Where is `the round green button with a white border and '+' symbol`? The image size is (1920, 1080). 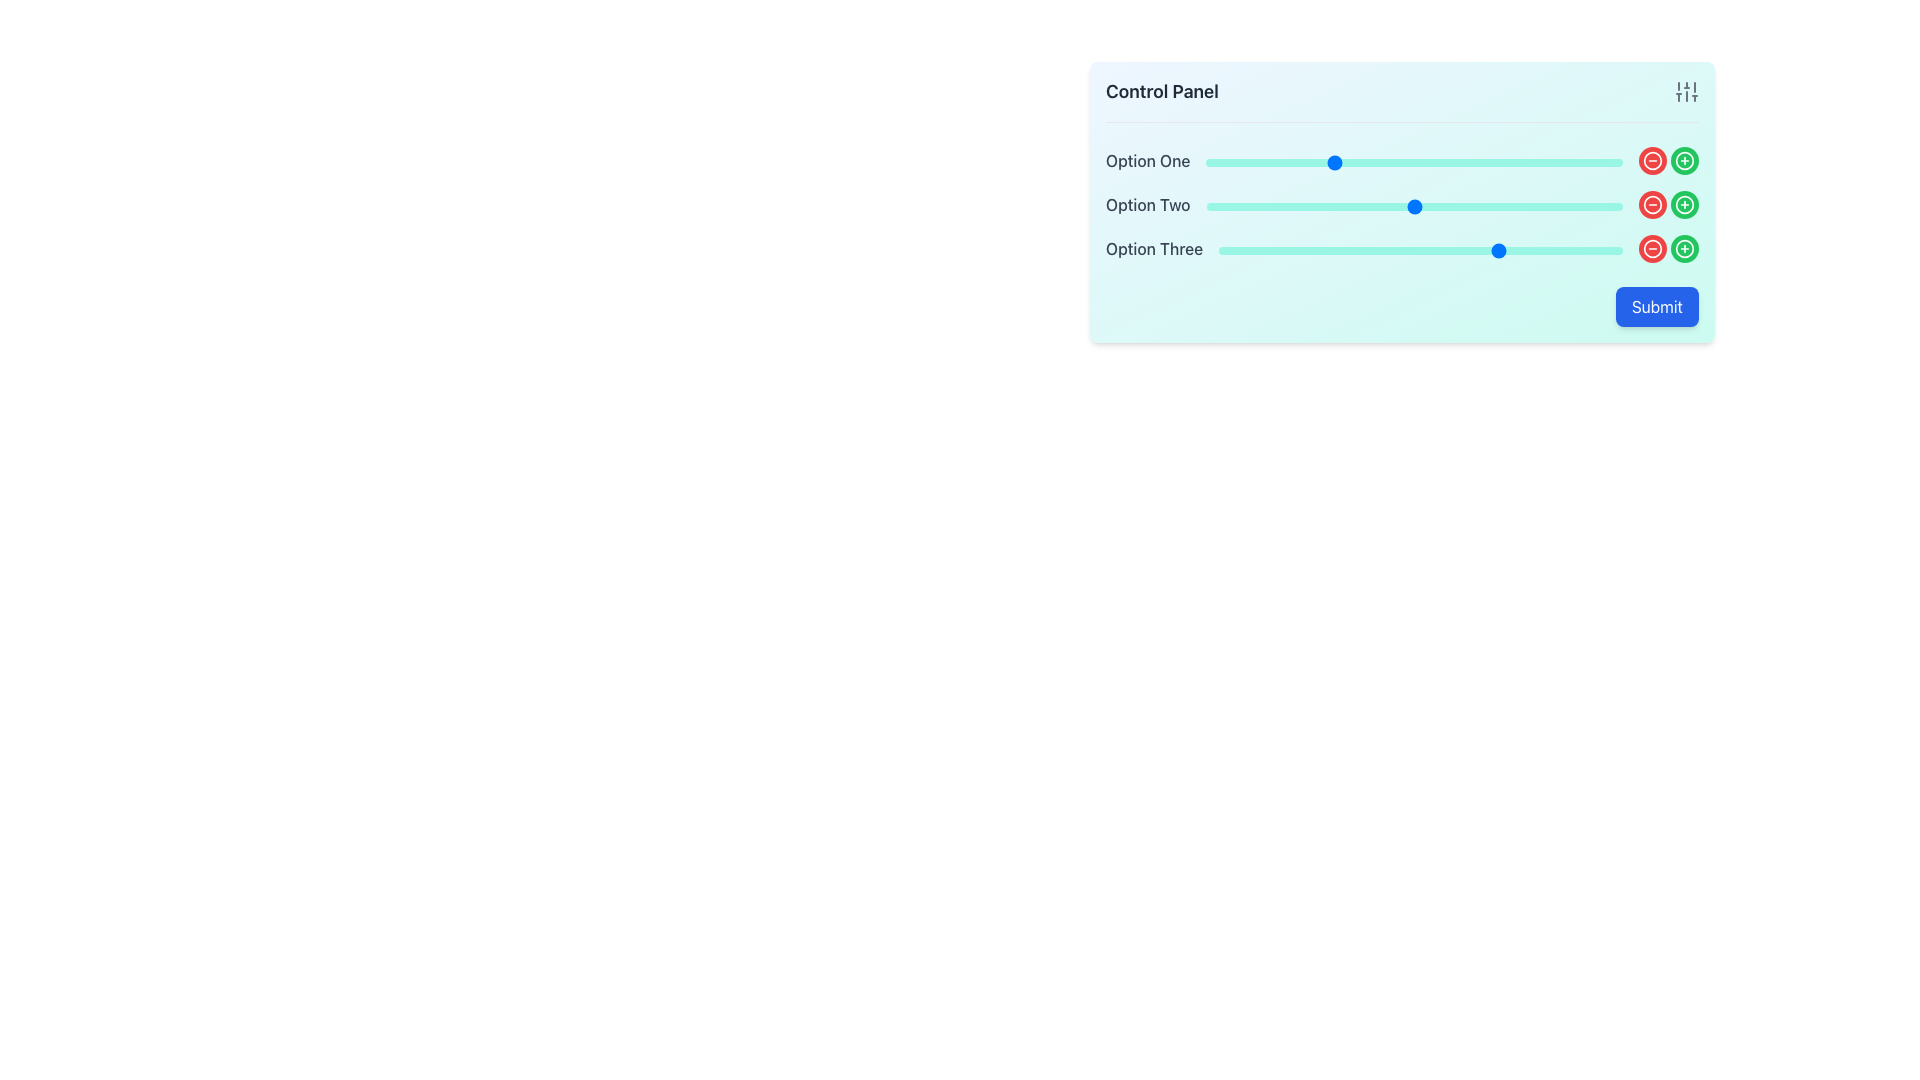
the round green button with a white border and '+' symbol is located at coordinates (1683, 204).